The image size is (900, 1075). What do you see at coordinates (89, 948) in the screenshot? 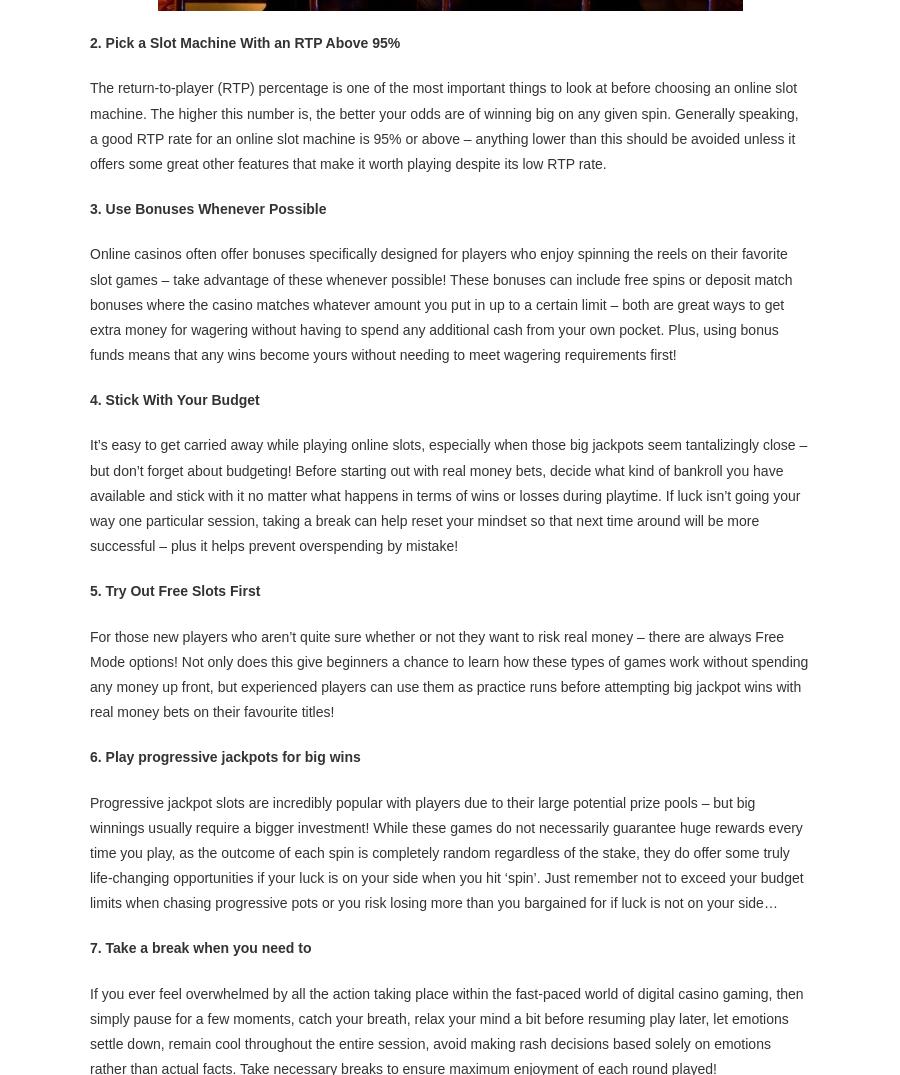
I see `'7. Take a break when you need to'` at bounding box center [89, 948].